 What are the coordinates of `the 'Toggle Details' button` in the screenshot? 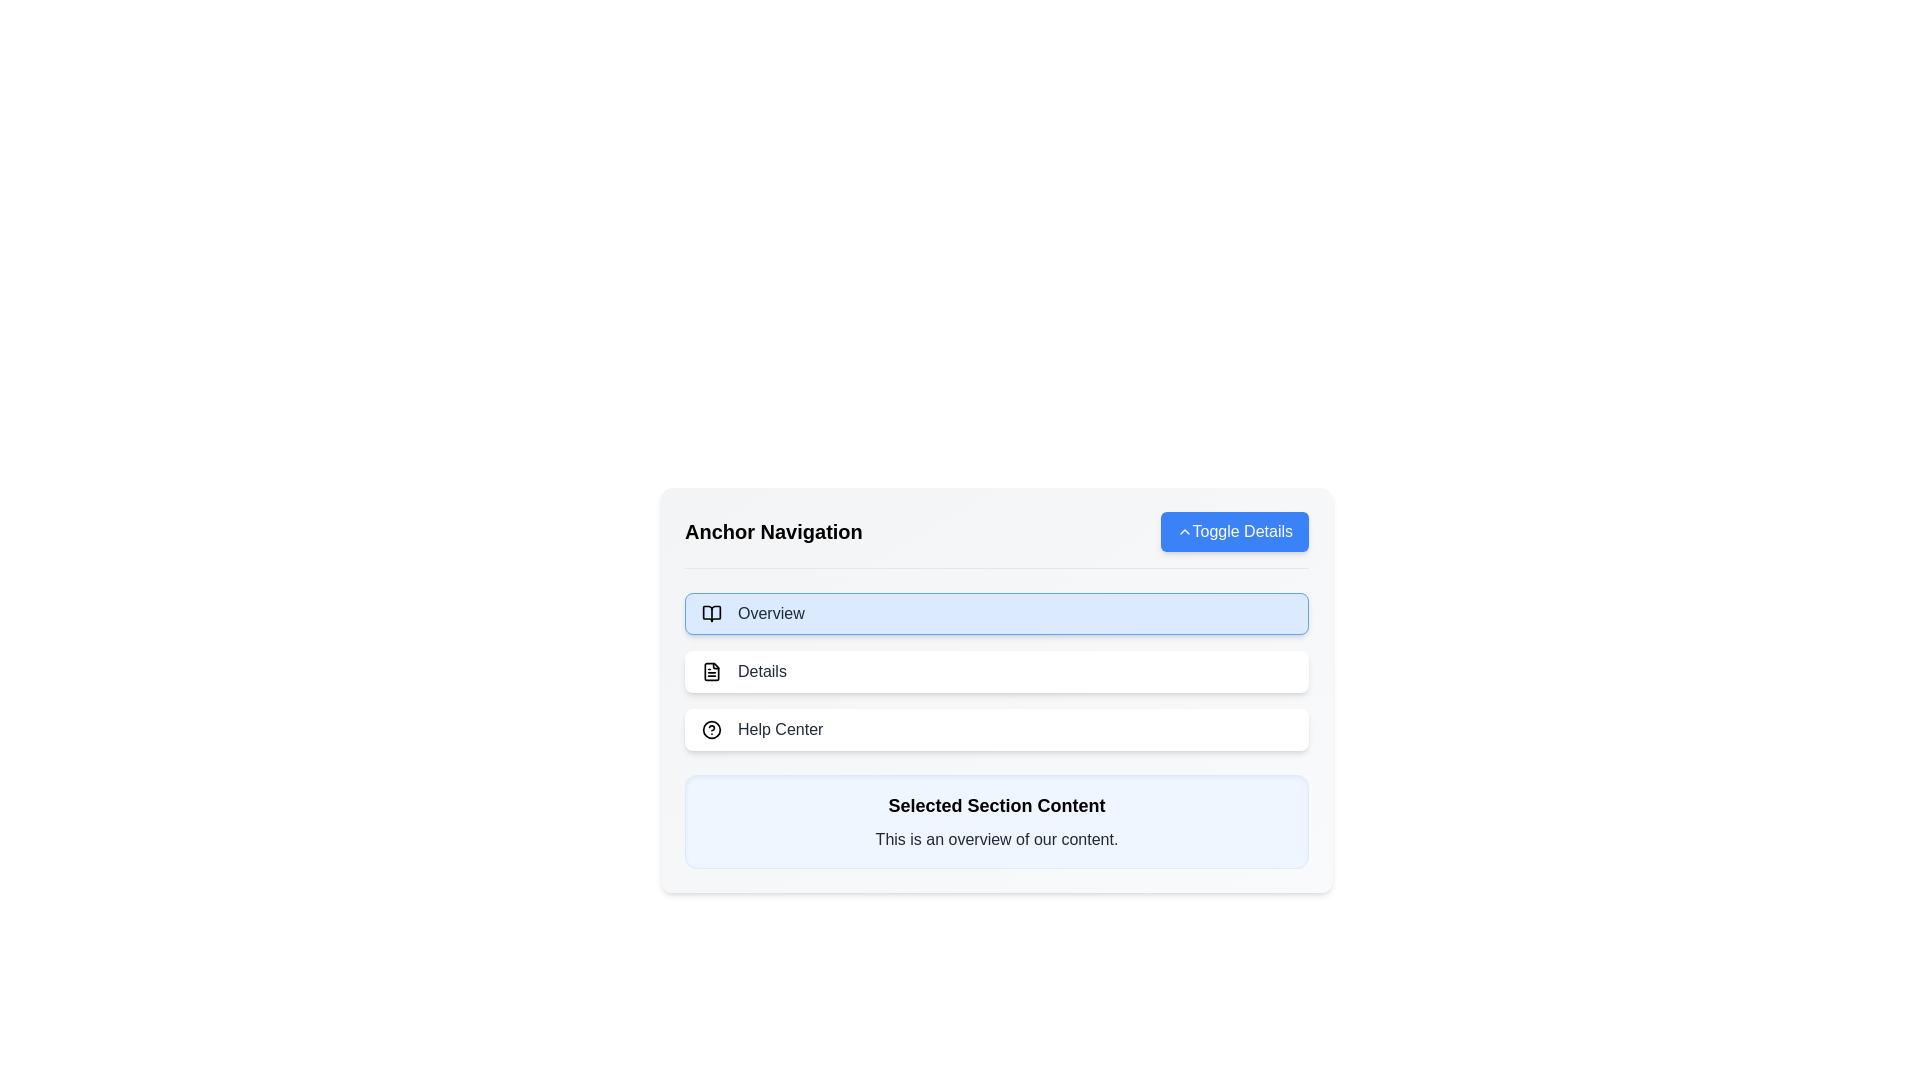 It's located at (1184, 531).